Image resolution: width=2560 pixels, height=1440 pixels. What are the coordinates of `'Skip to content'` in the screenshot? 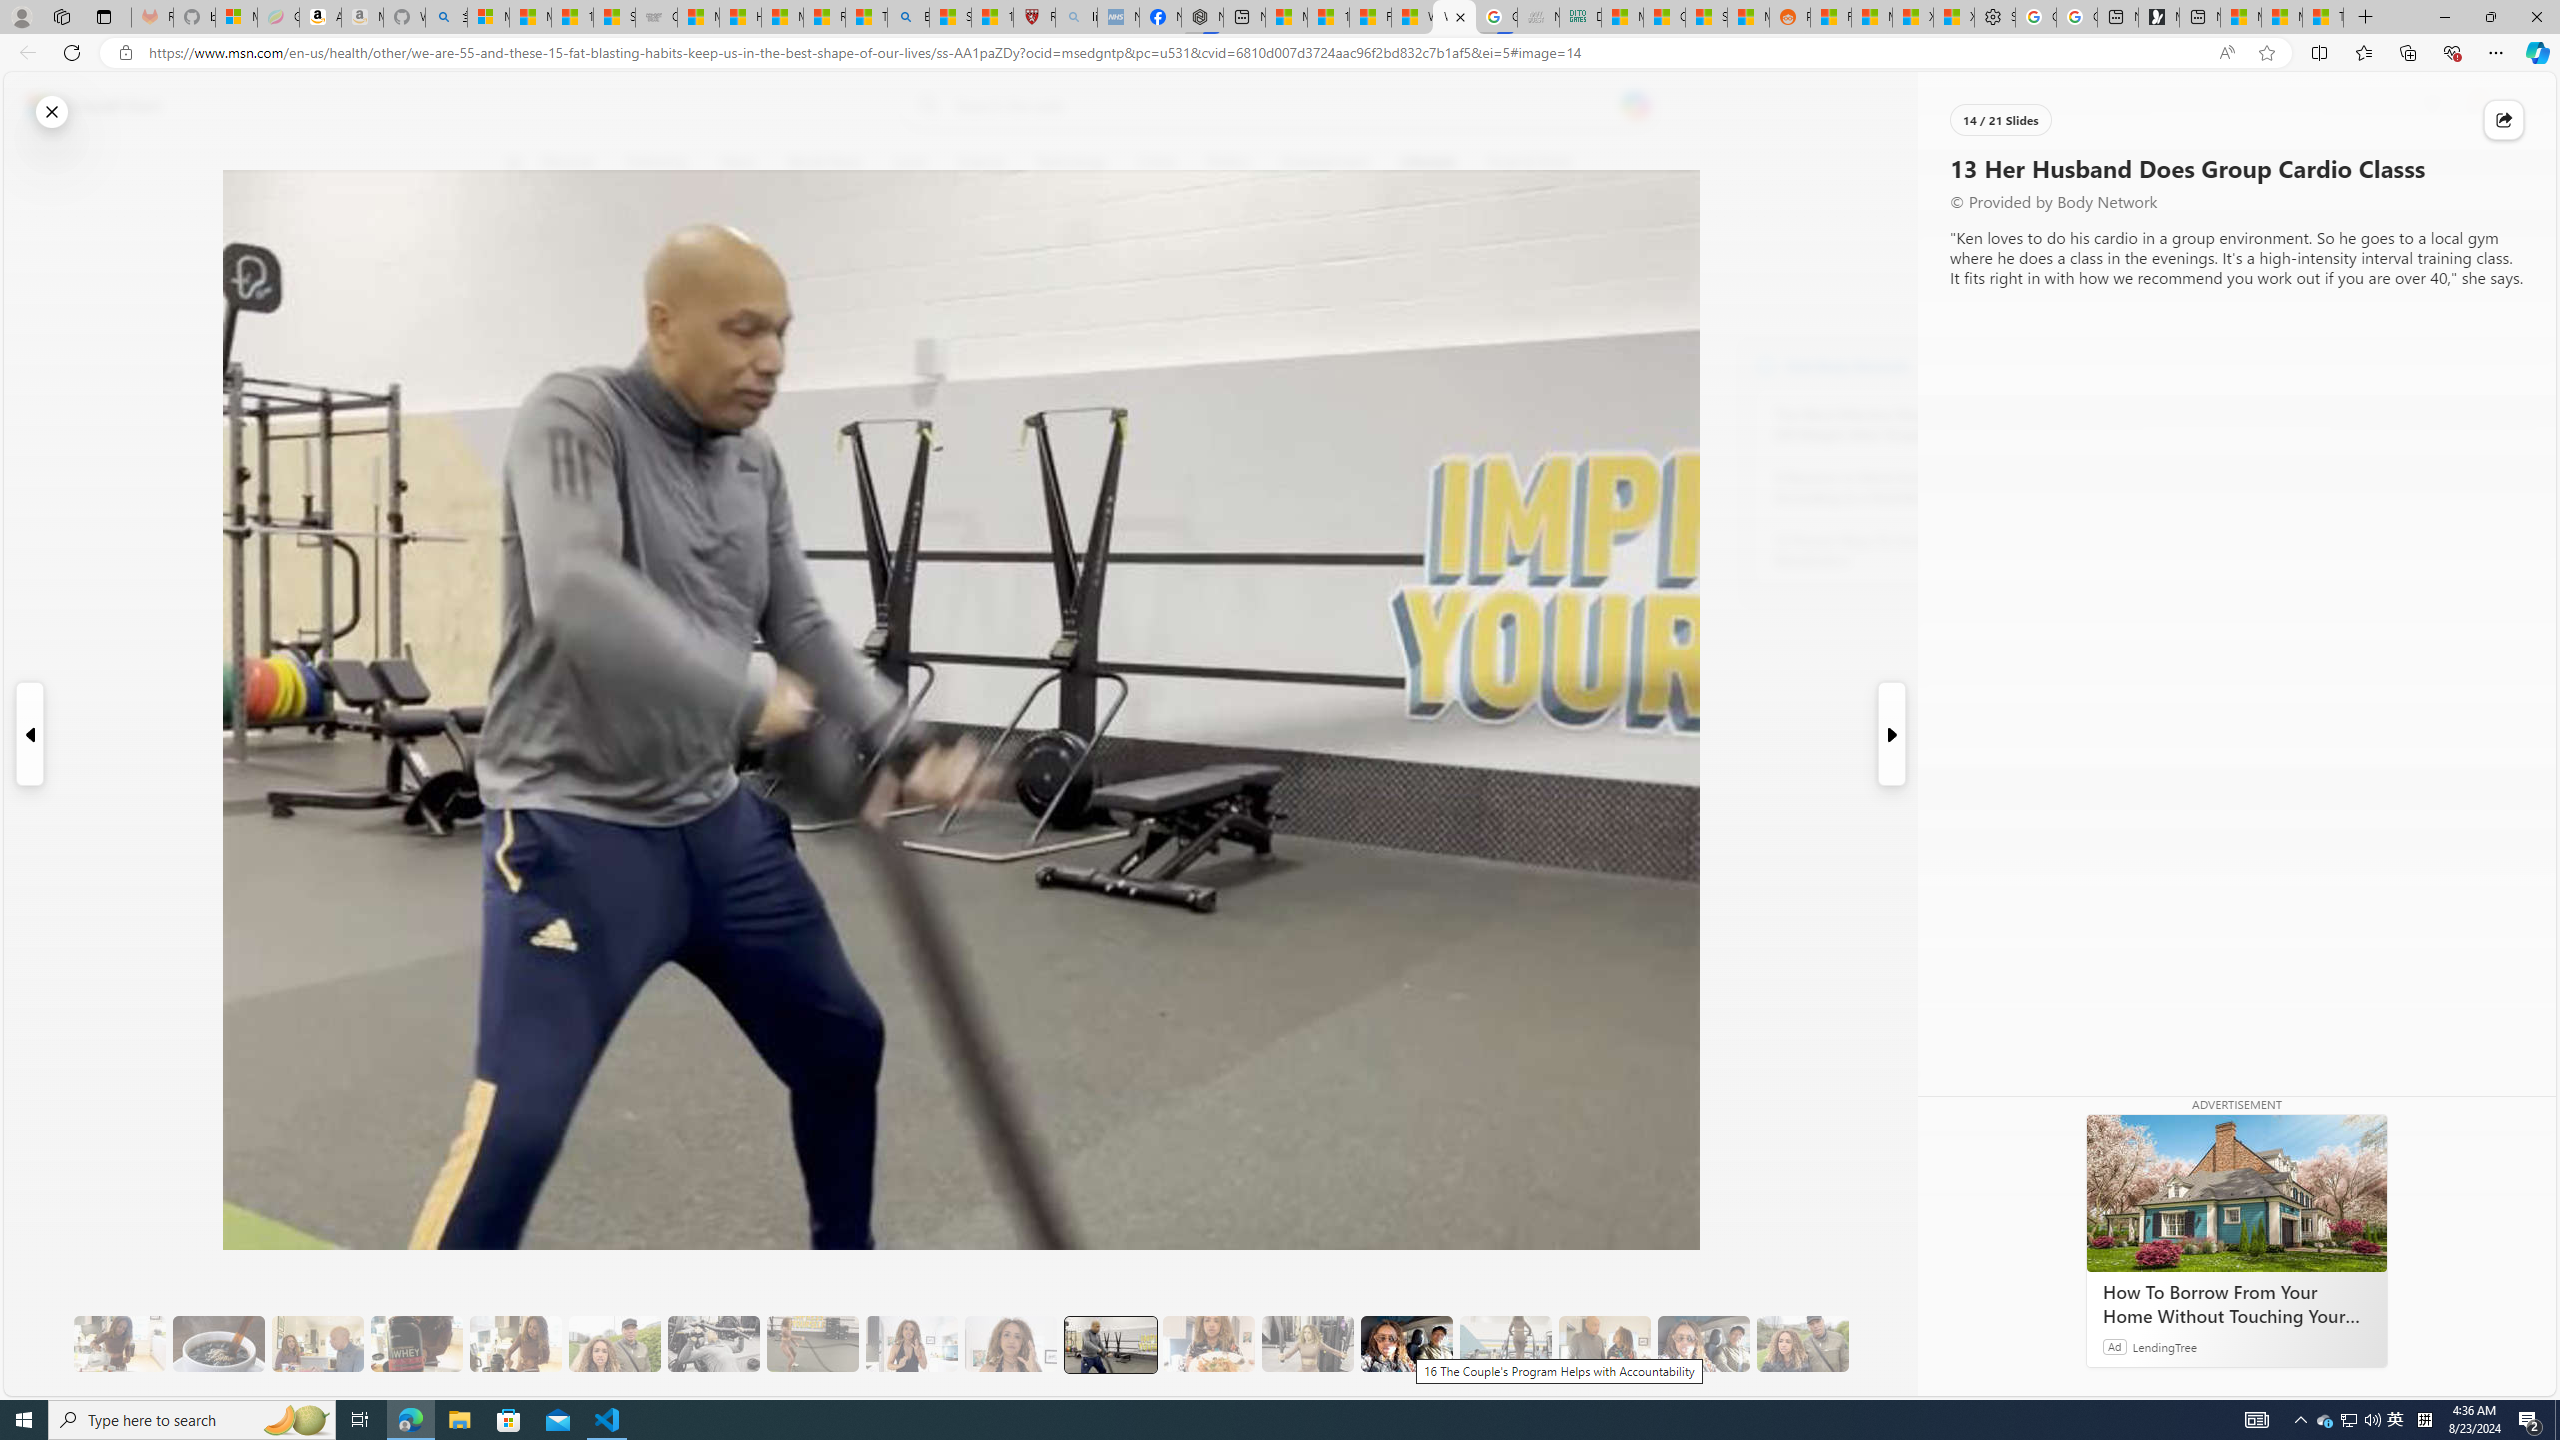 It's located at (86, 104).